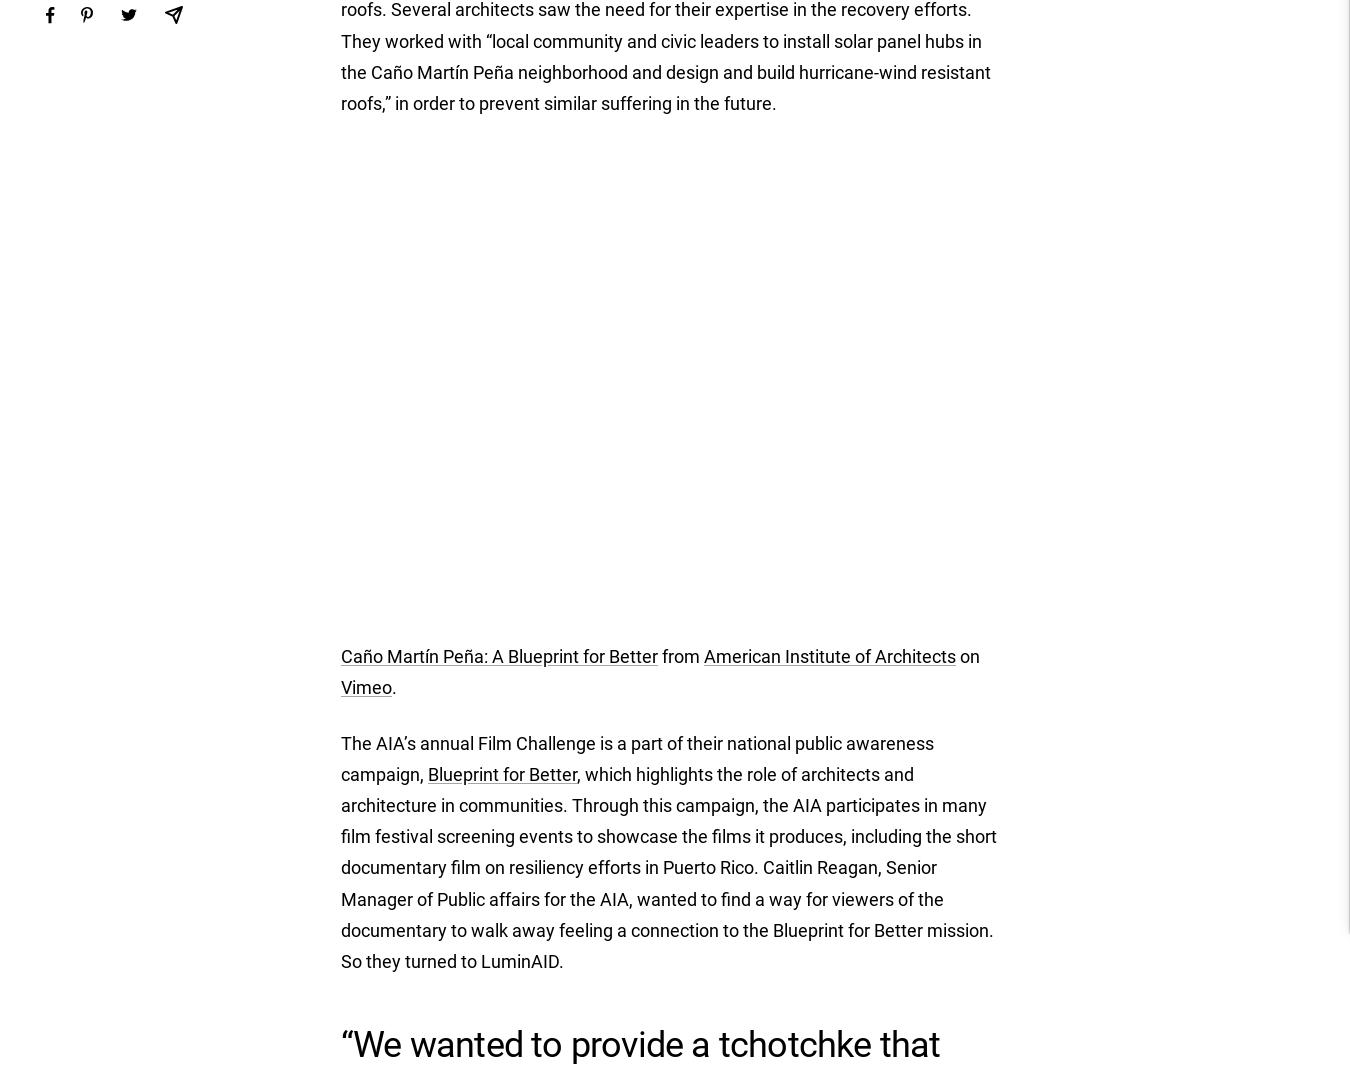 Image resolution: width=1350 pixels, height=1067 pixels. Describe the element at coordinates (961, 279) in the screenshot. I see `'Italy (EUR €)'` at that location.